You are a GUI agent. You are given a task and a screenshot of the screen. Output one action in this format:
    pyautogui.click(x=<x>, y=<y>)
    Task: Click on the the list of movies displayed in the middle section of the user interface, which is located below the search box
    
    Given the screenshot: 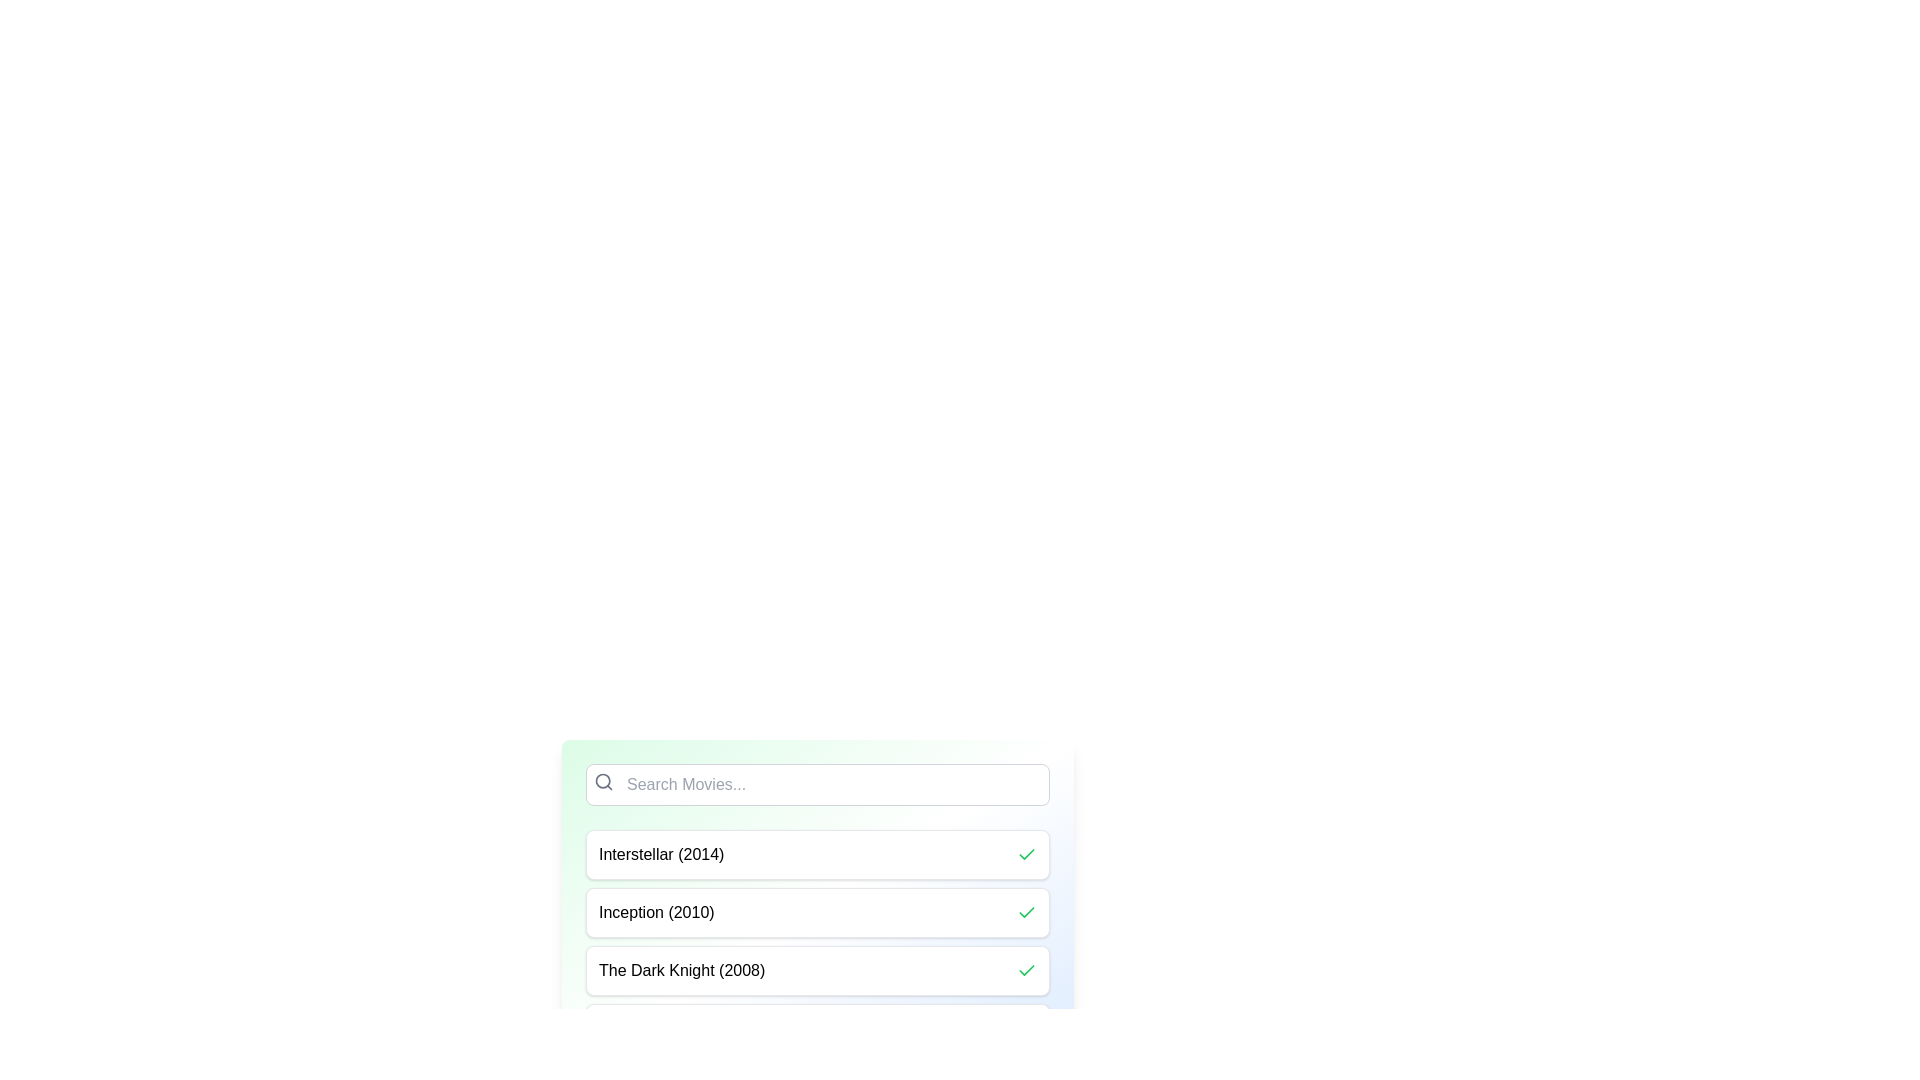 What is the action you would take?
    pyautogui.click(x=817, y=941)
    